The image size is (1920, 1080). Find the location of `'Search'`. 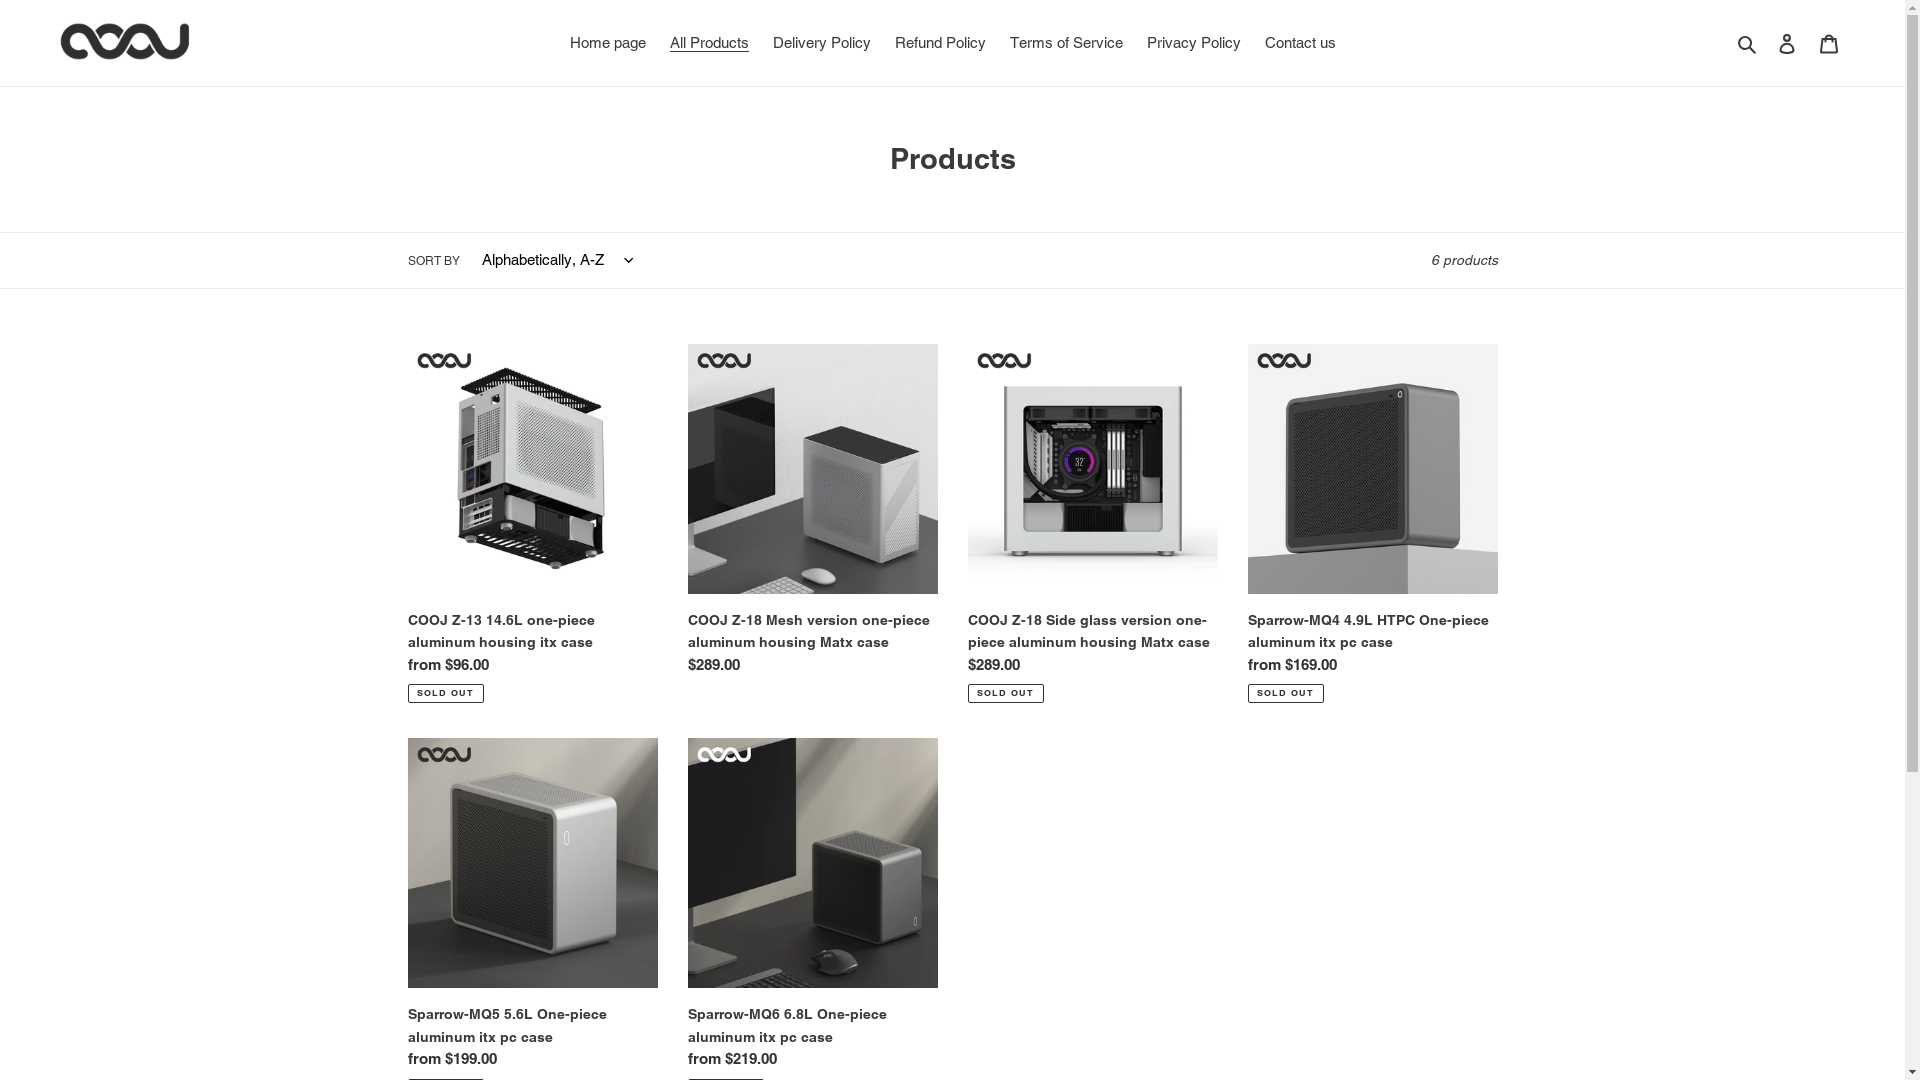

'Search' is located at coordinates (1747, 43).